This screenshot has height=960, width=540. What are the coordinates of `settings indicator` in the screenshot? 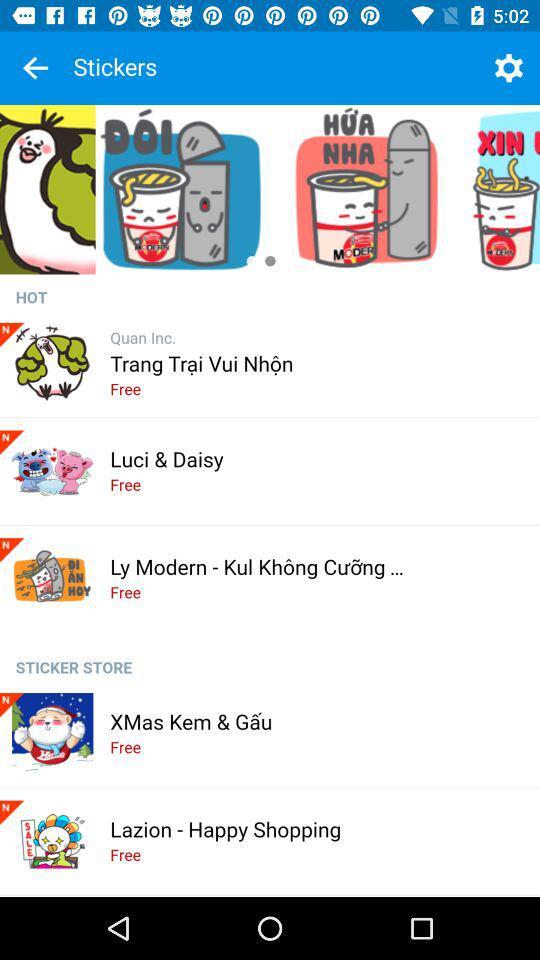 It's located at (508, 68).